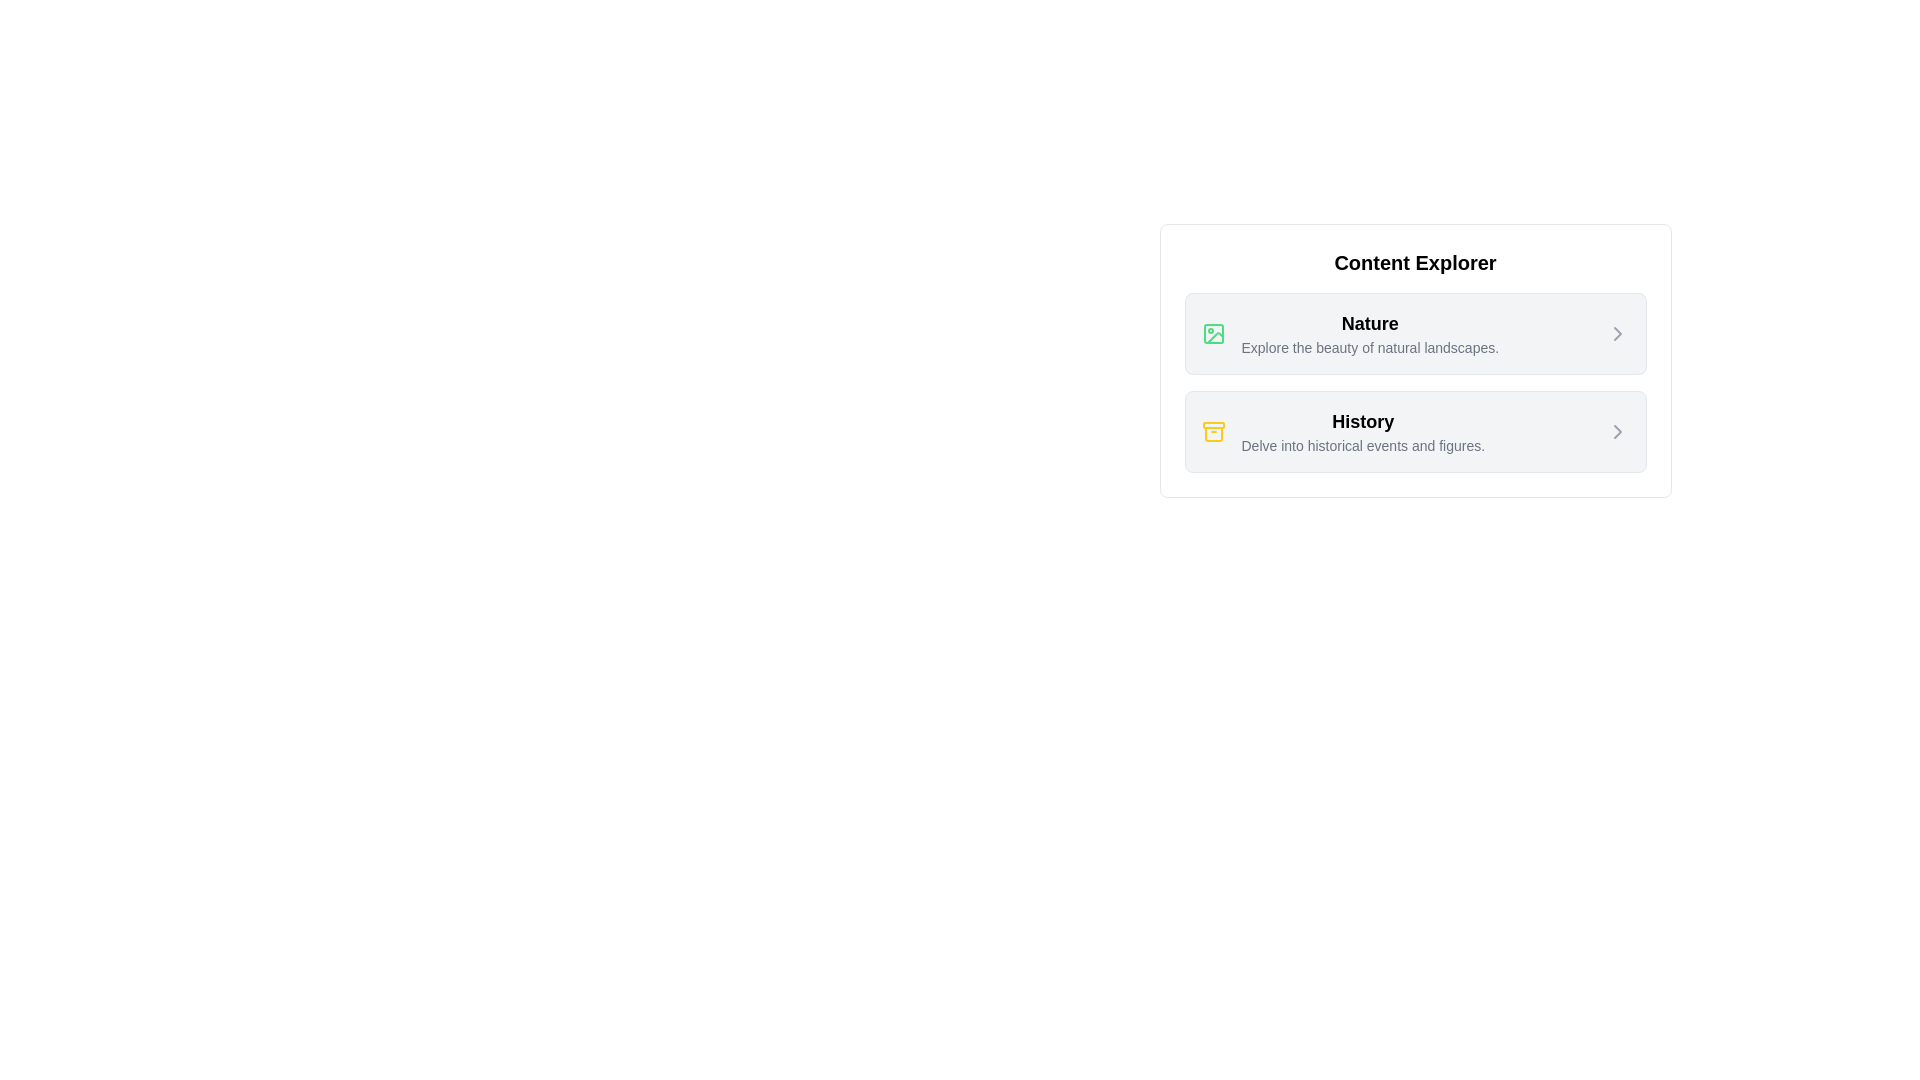 The image size is (1920, 1080). I want to click on the chevron icon located at the far-right side of the 'Nature' card to receive potential visual feedback, so click(1617, 333).